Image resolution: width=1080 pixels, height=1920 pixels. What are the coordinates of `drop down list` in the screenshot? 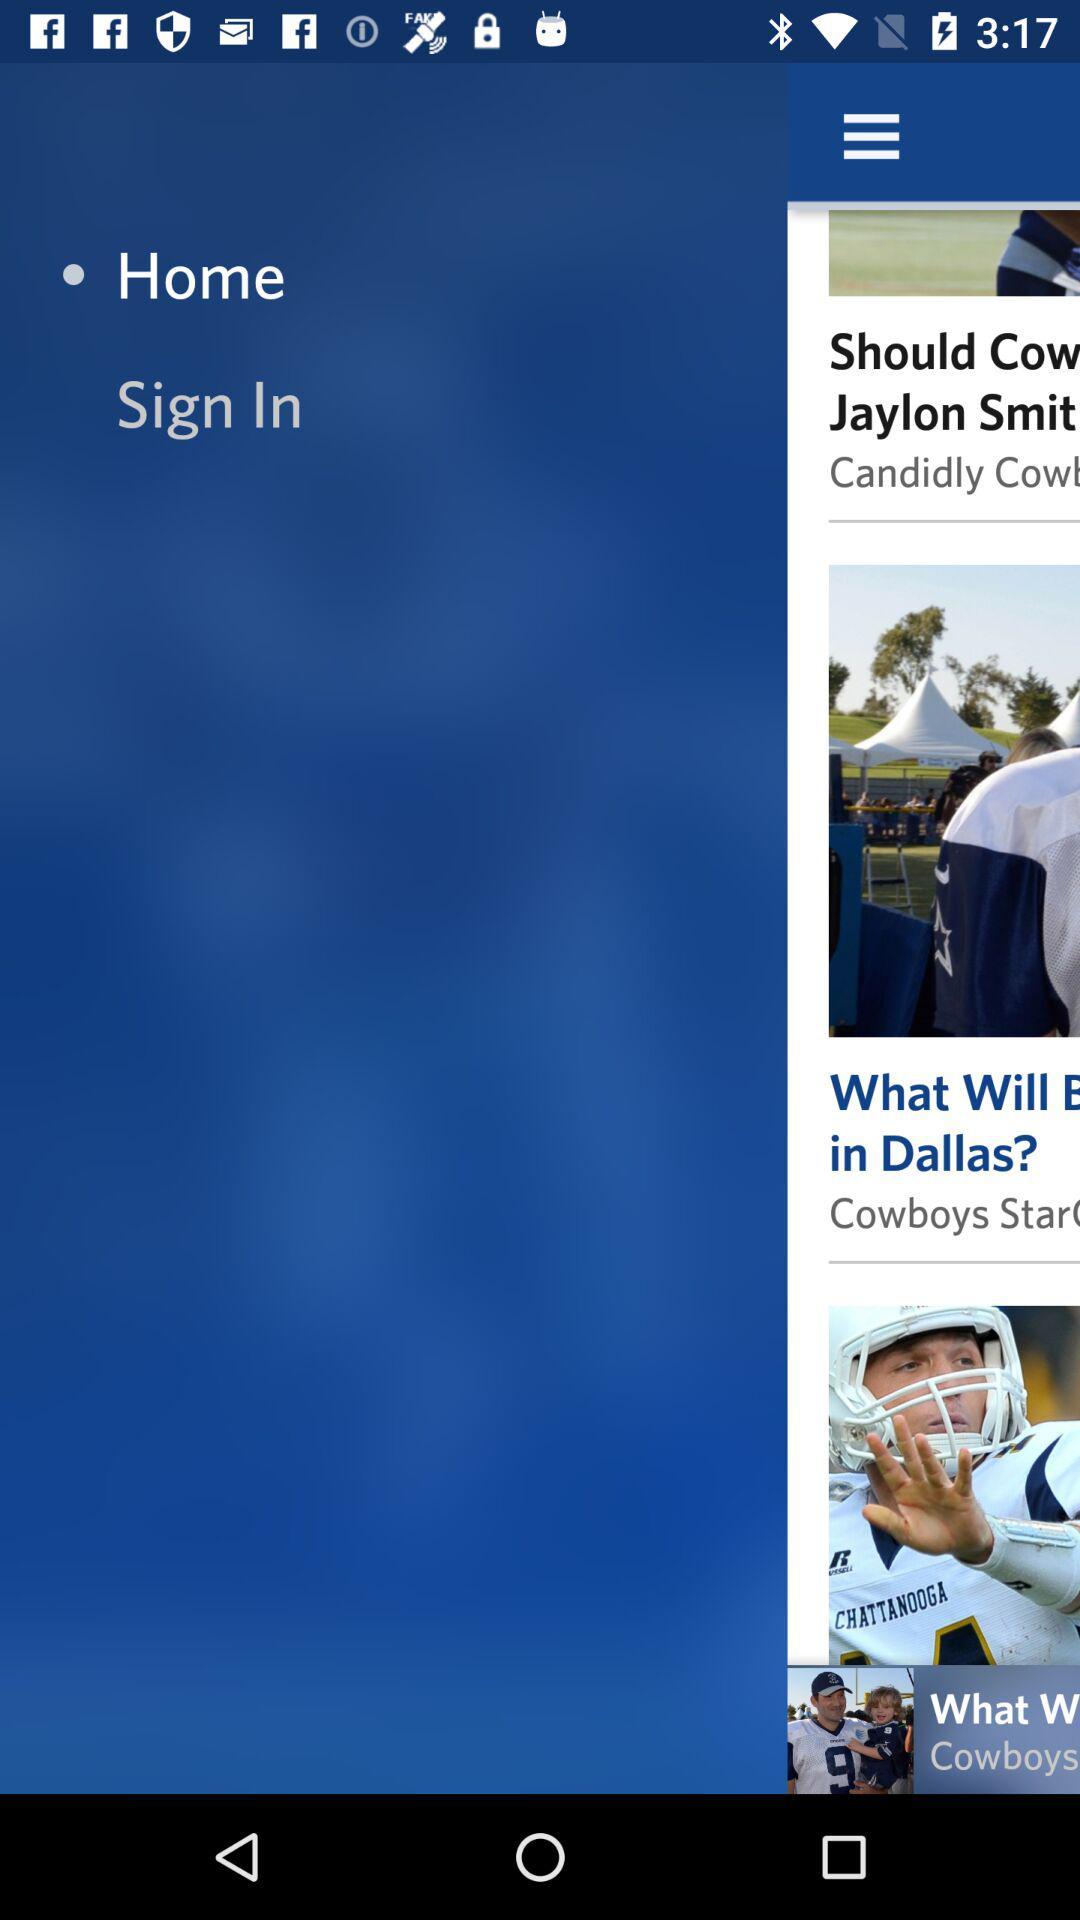 It's located at (870, 135).